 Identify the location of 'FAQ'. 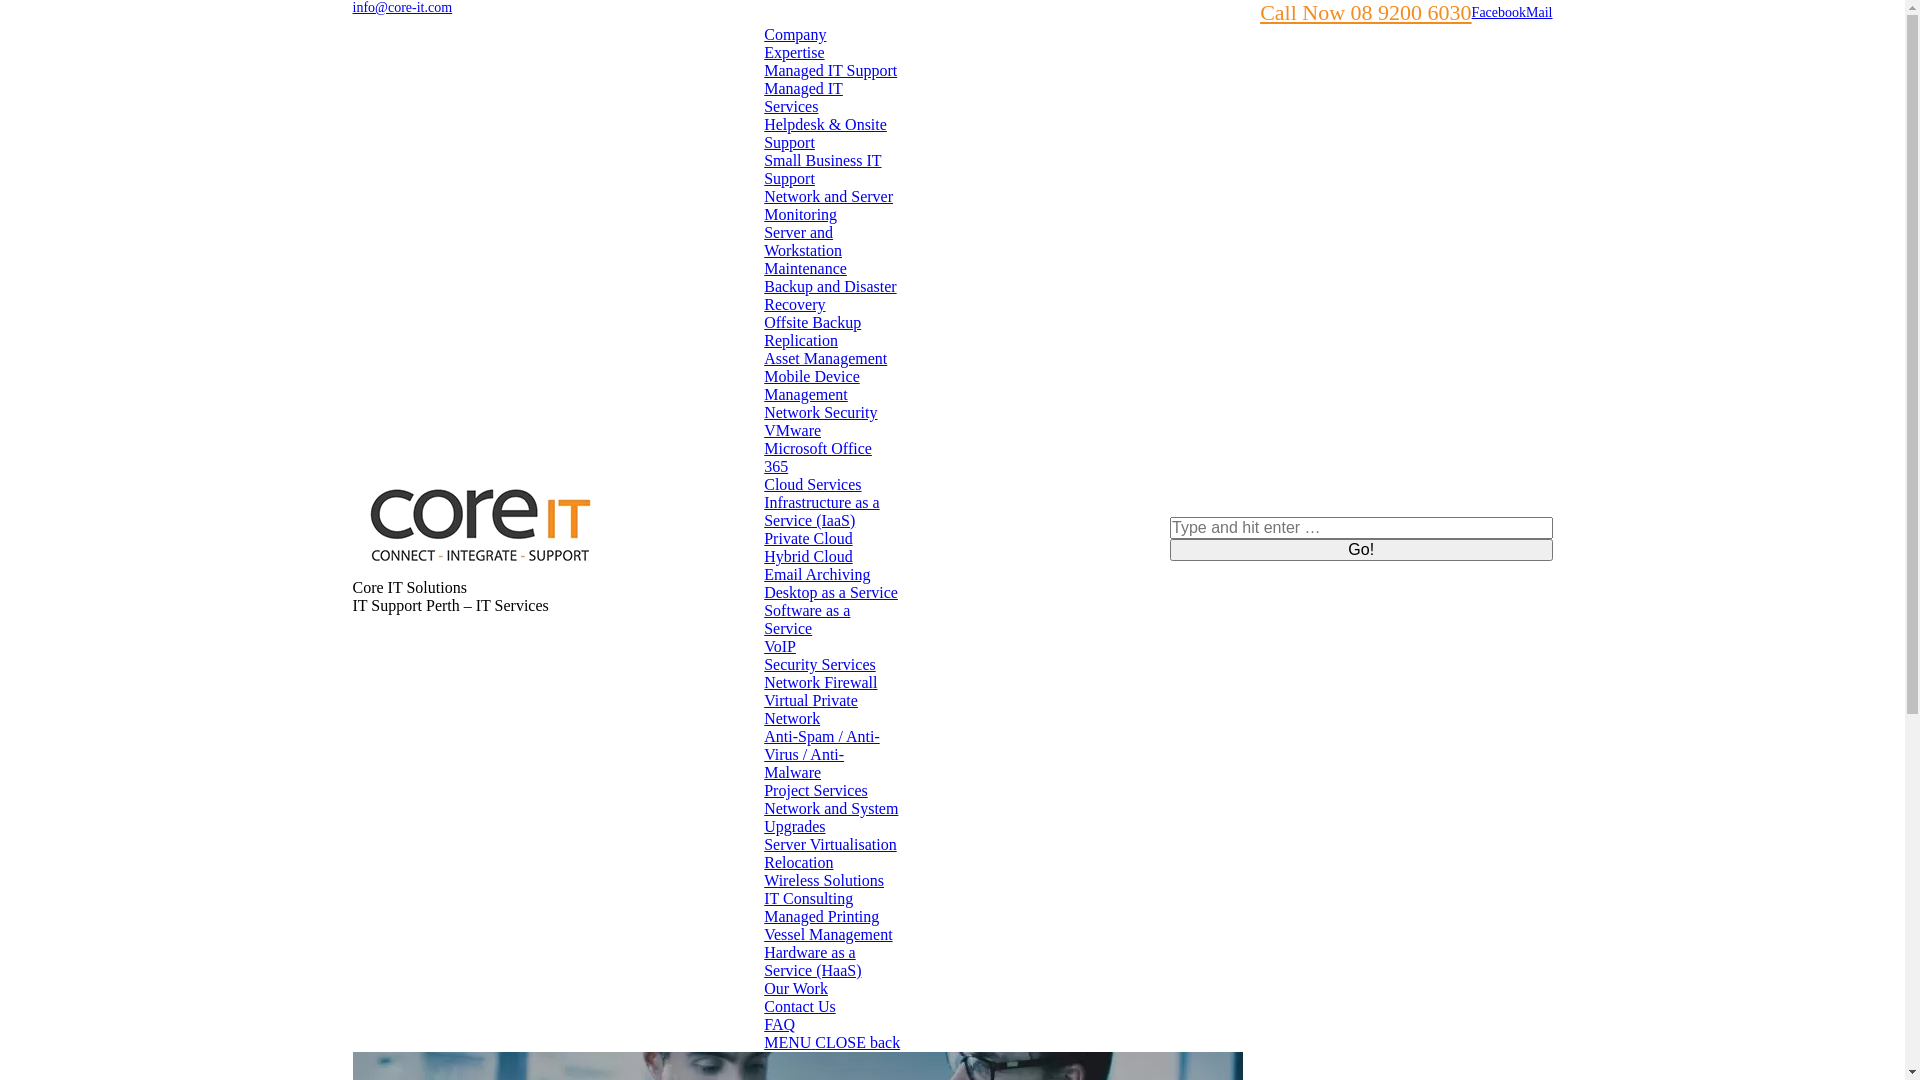
(778, 1024).